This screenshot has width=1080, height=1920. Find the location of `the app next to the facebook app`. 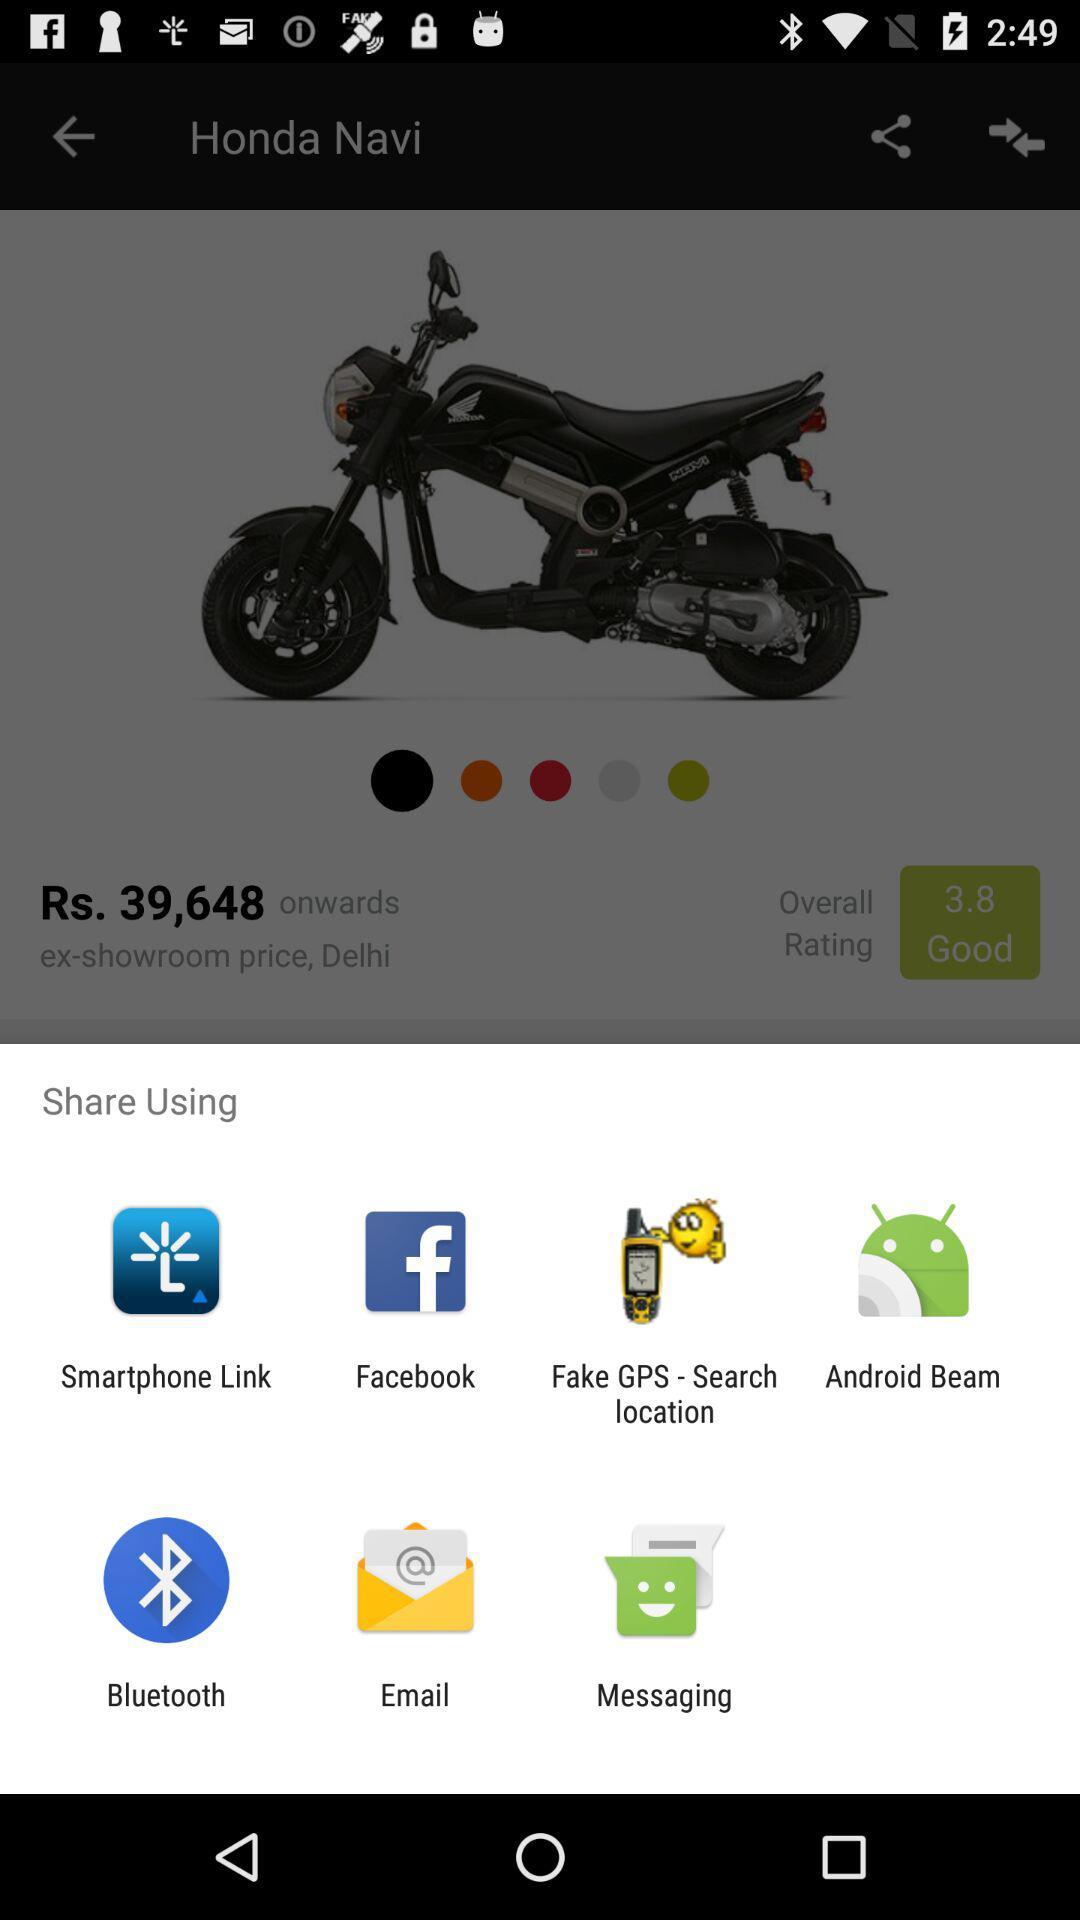

the app next to the facebook app is located at coordinates (165, 1392).